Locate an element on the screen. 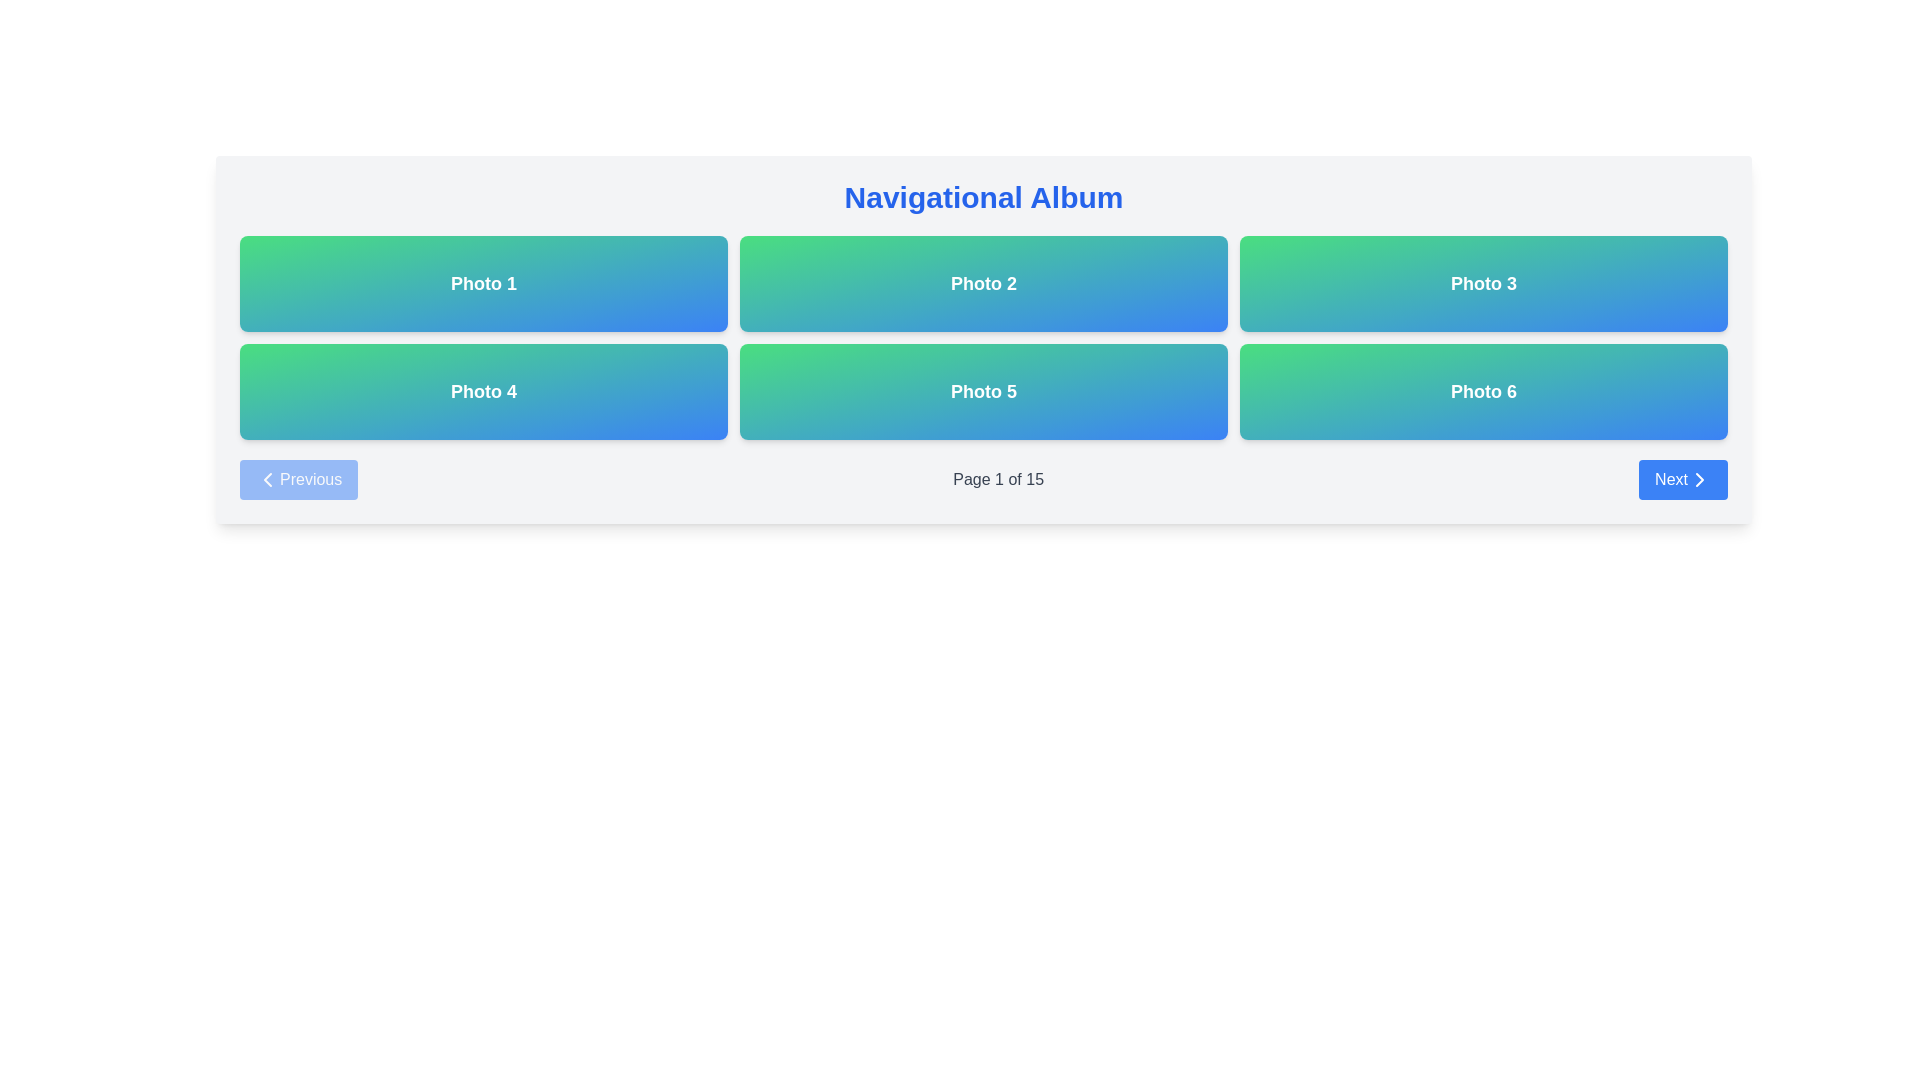 Image resolution: width=1920 pixels, height=1080 pixels. the rectangular card with a gradient background and the bold white text 'Photo 5', located in the second row and second column of a grid layout is located at coordinates (983, 392).